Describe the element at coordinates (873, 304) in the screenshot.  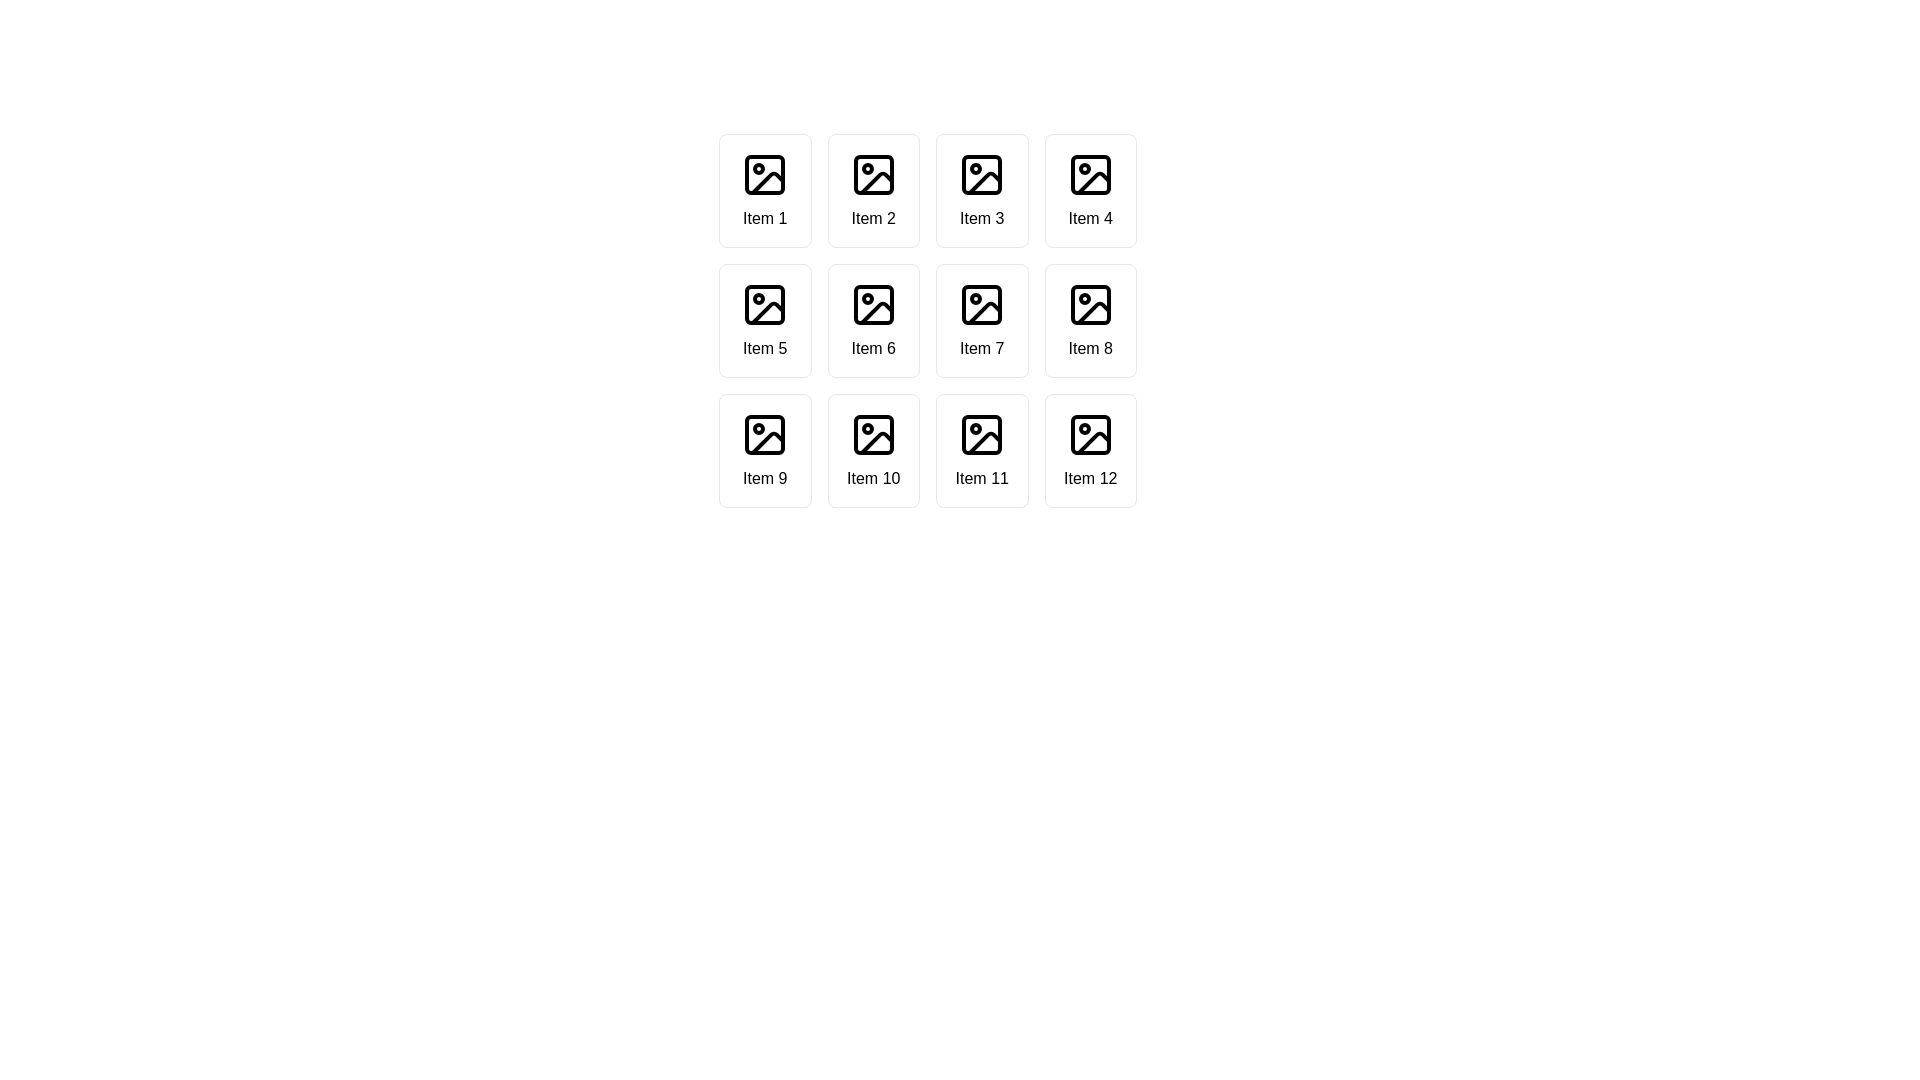
I see `the photograph icon located at the center of 'Item 6' in the grid layout` at that location.